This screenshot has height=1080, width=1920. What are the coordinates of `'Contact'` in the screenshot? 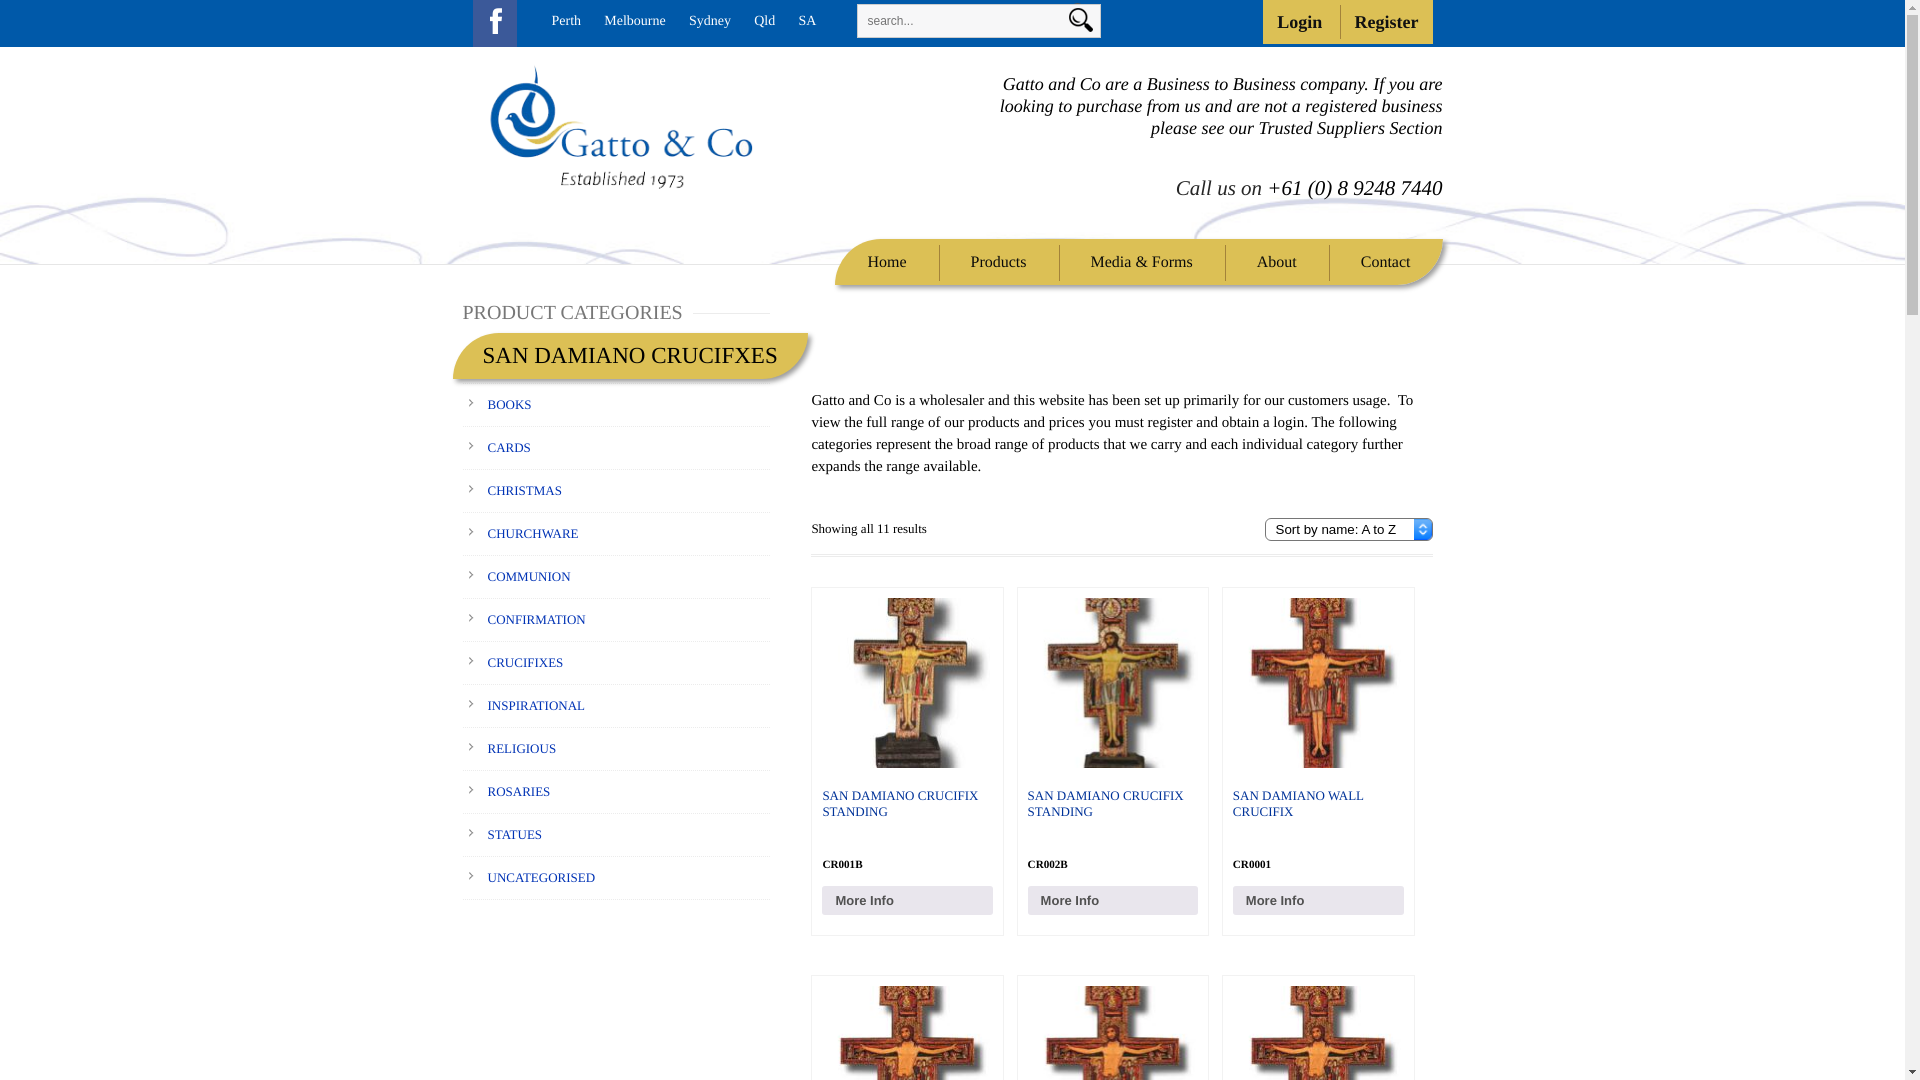 It's located at (1385, 261).